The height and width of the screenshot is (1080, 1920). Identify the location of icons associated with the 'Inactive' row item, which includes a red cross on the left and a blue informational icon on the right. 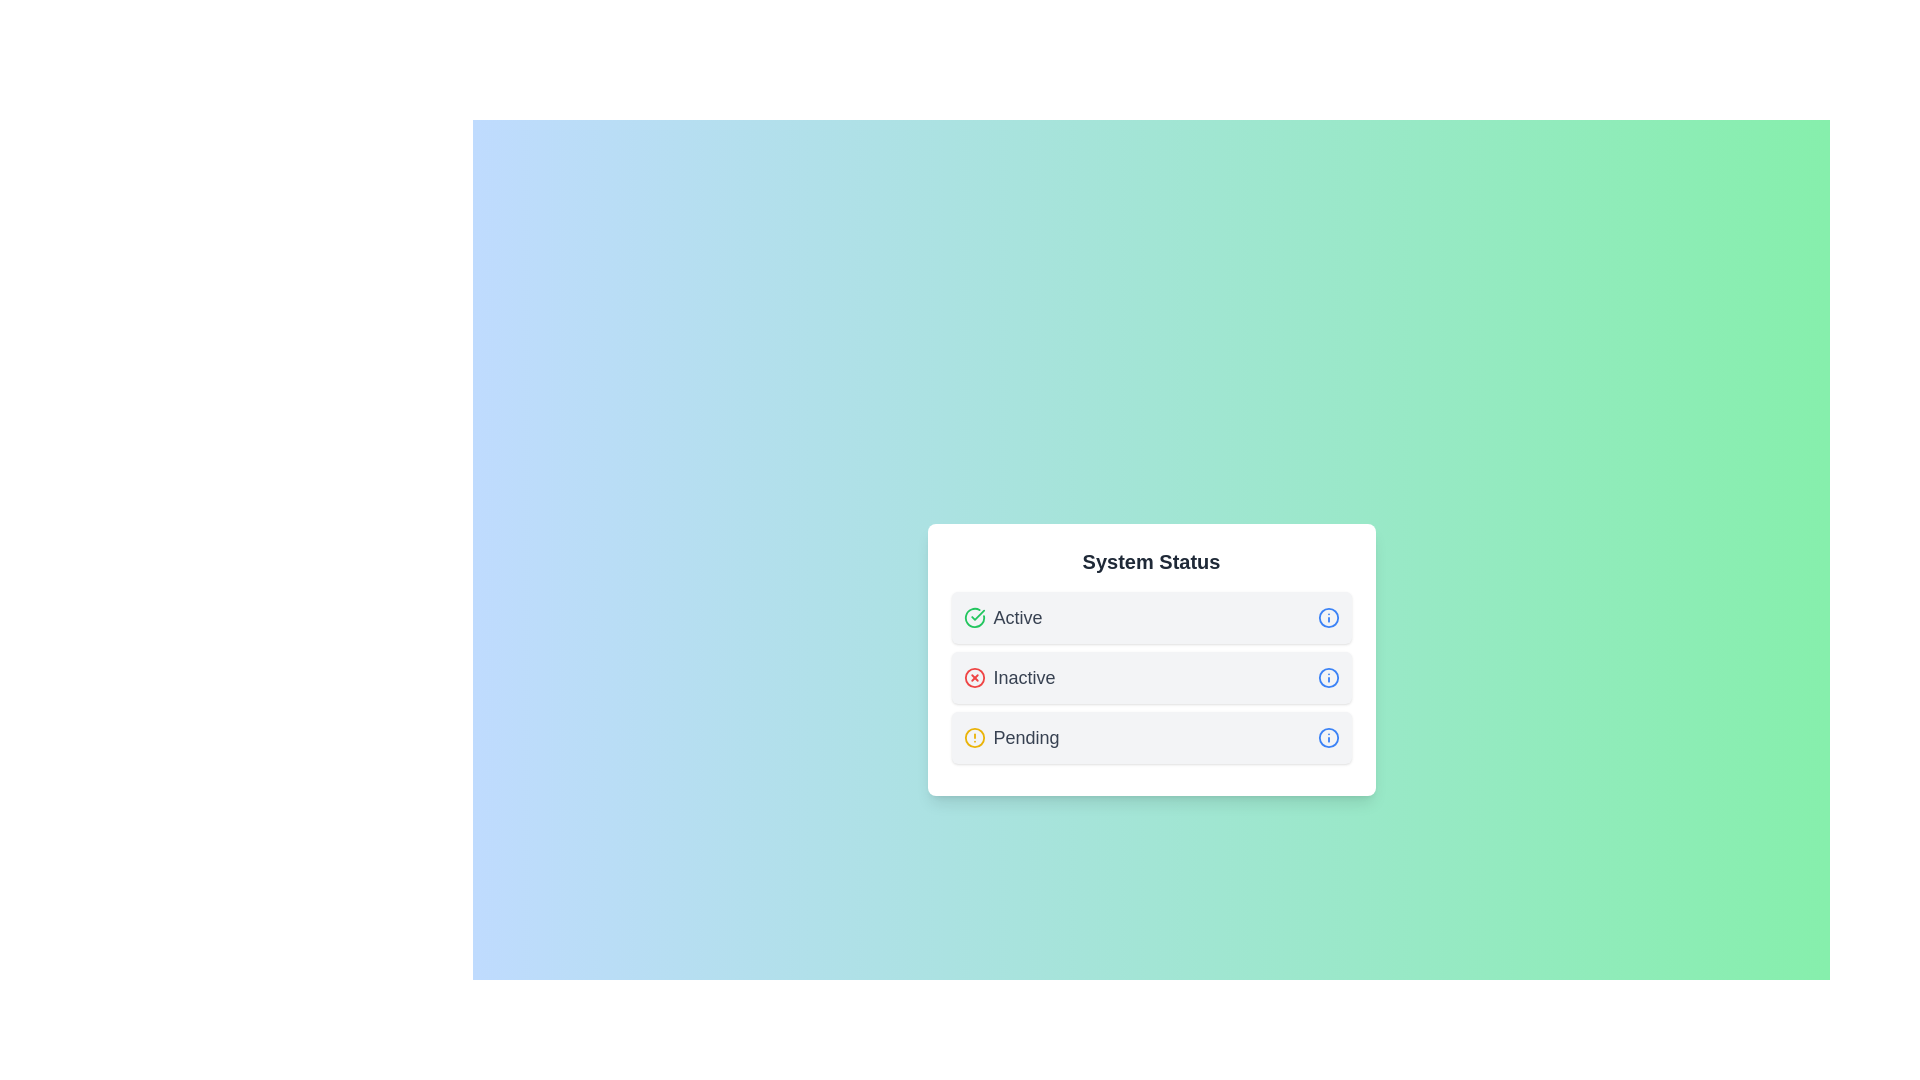
(1151, 677).